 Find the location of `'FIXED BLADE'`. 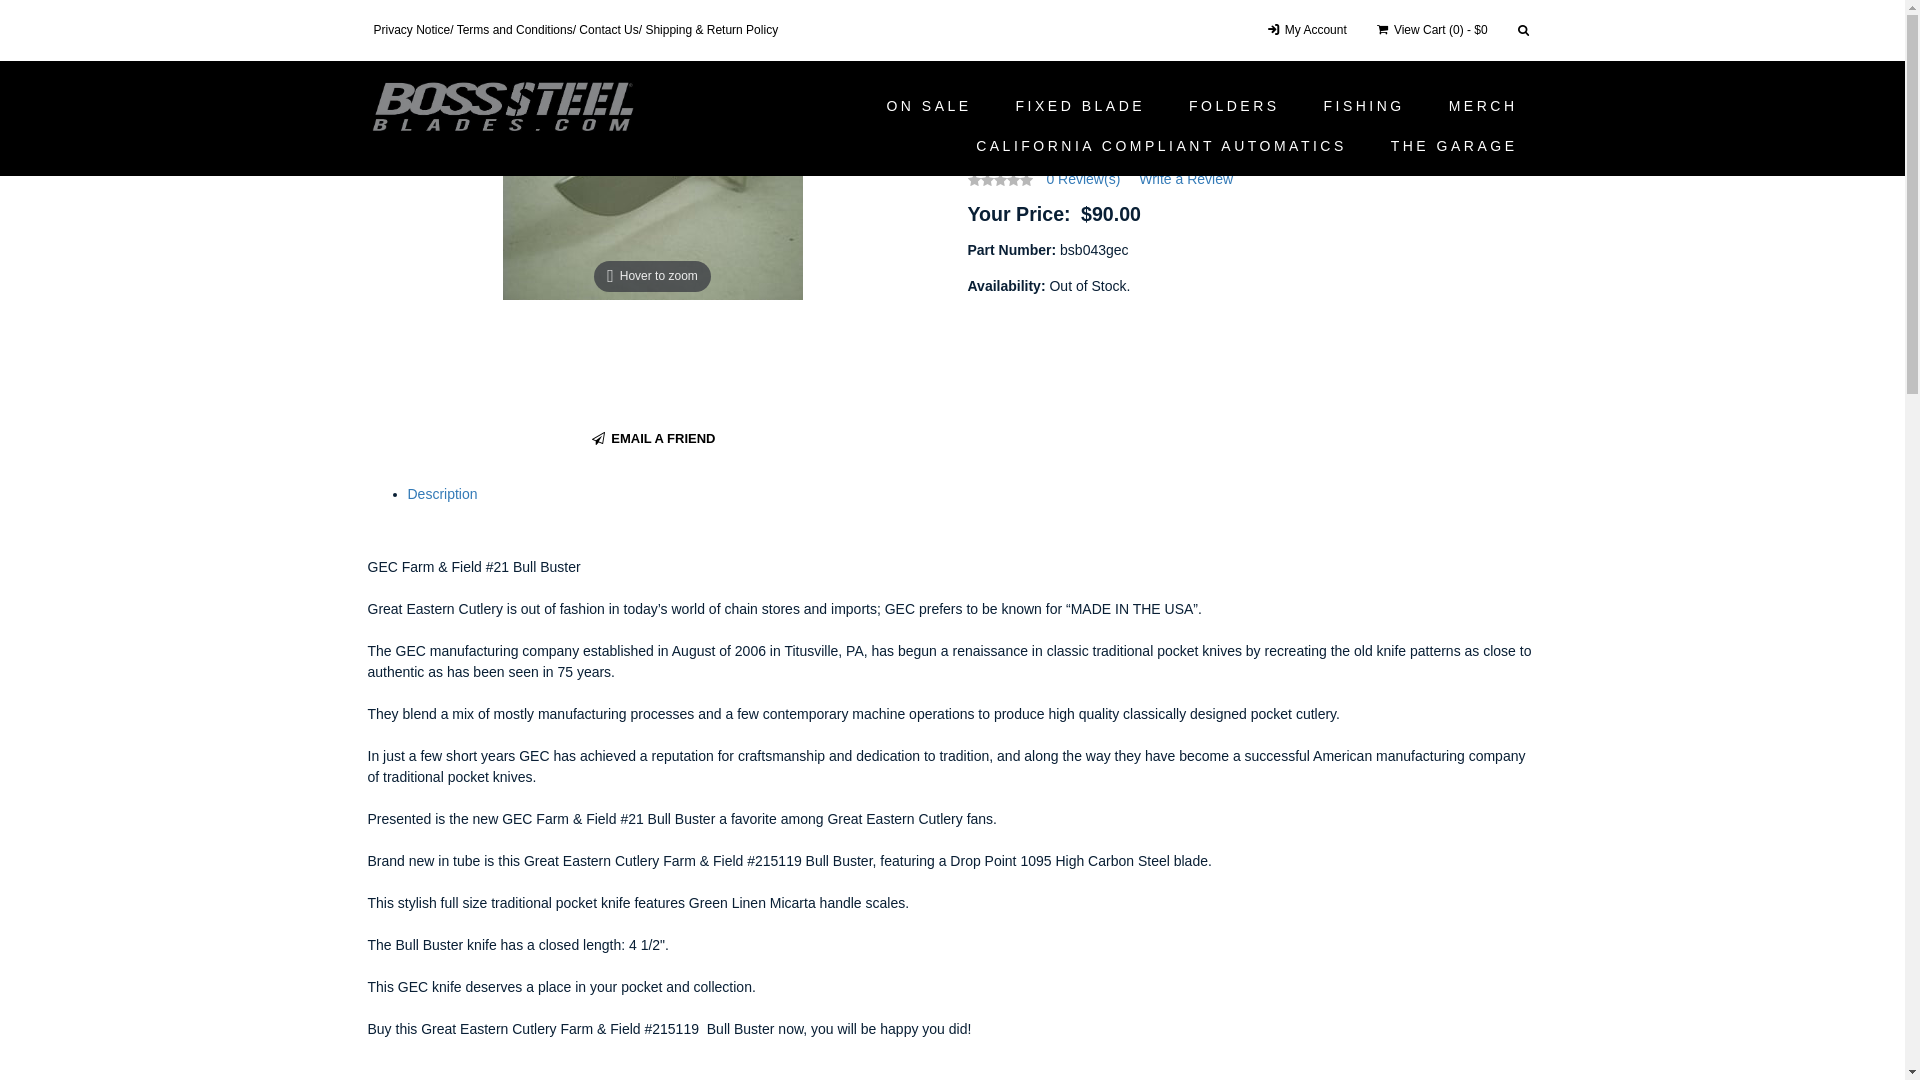

'FIXED BLADE' is located at coordinates (996, 105).